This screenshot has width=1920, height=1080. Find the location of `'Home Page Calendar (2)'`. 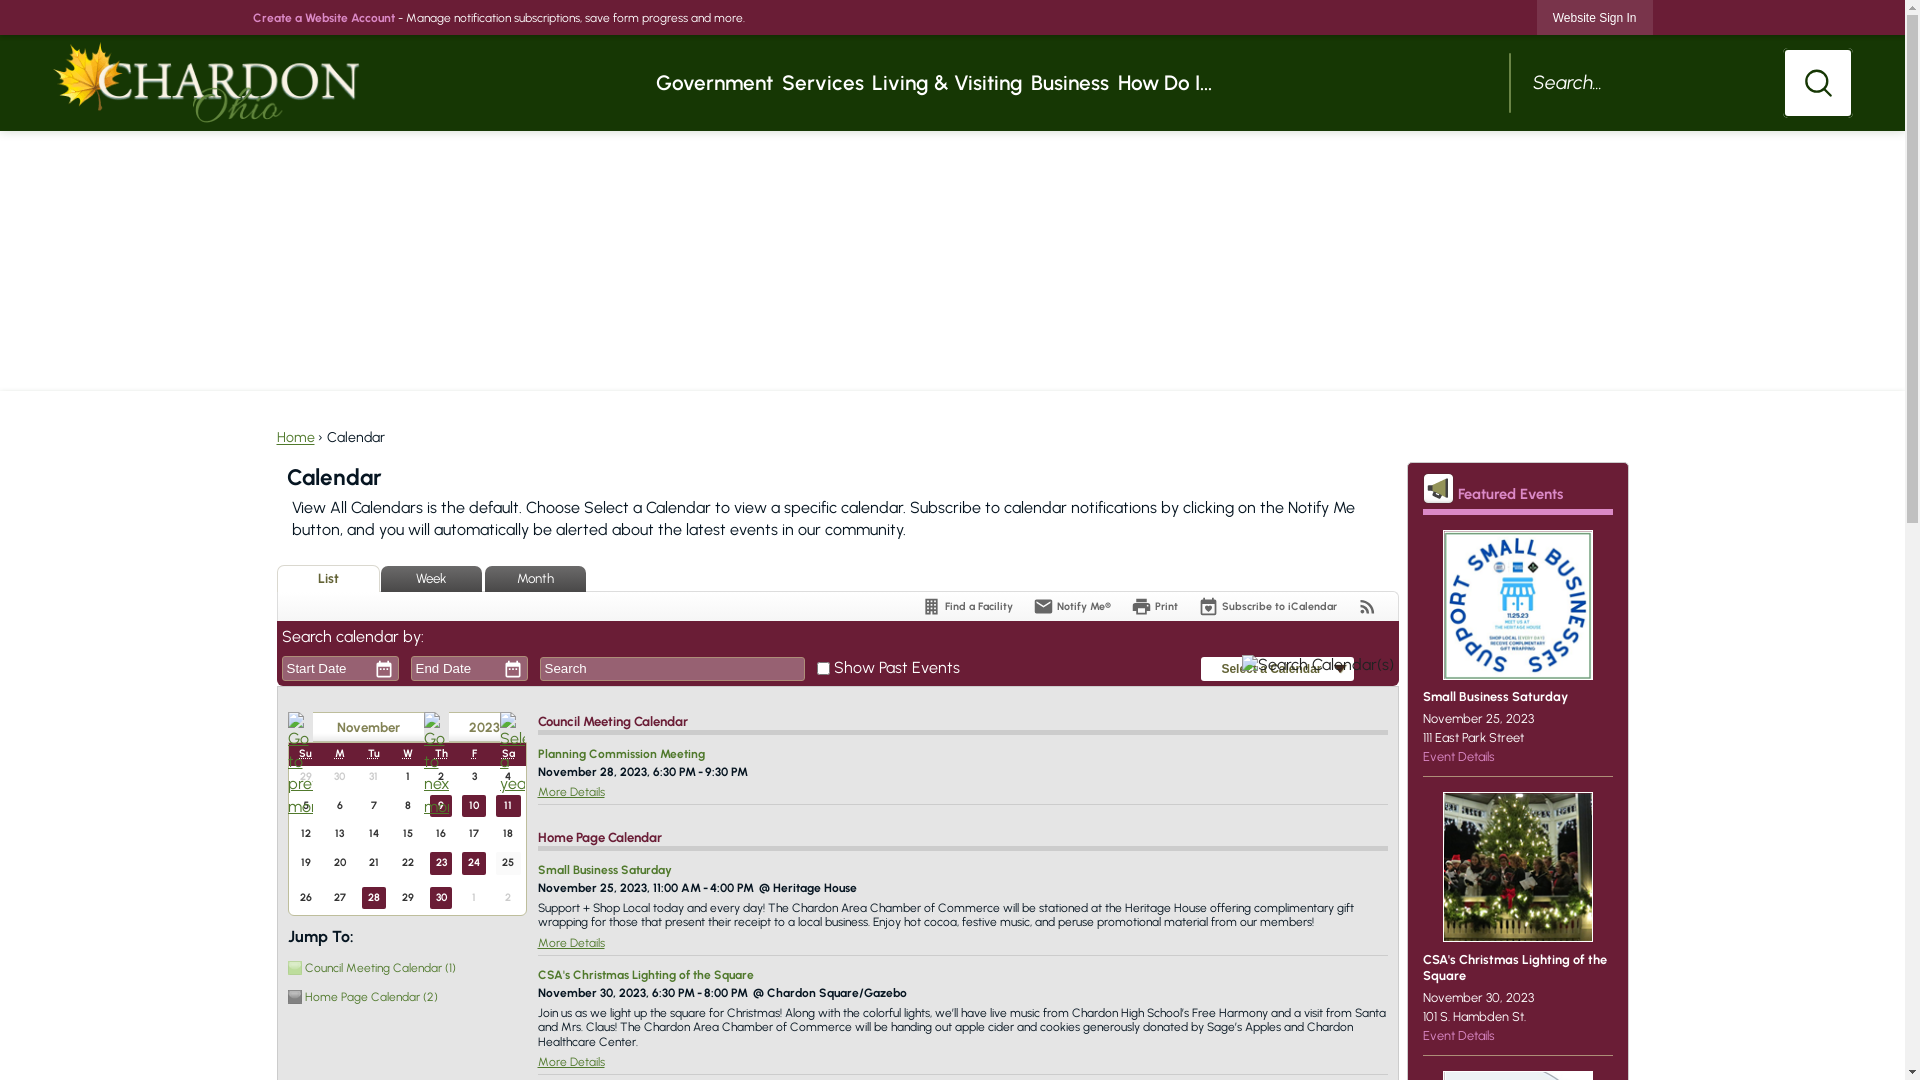

'Home Page Calendar (2)' is located at coordinates (402, 996).